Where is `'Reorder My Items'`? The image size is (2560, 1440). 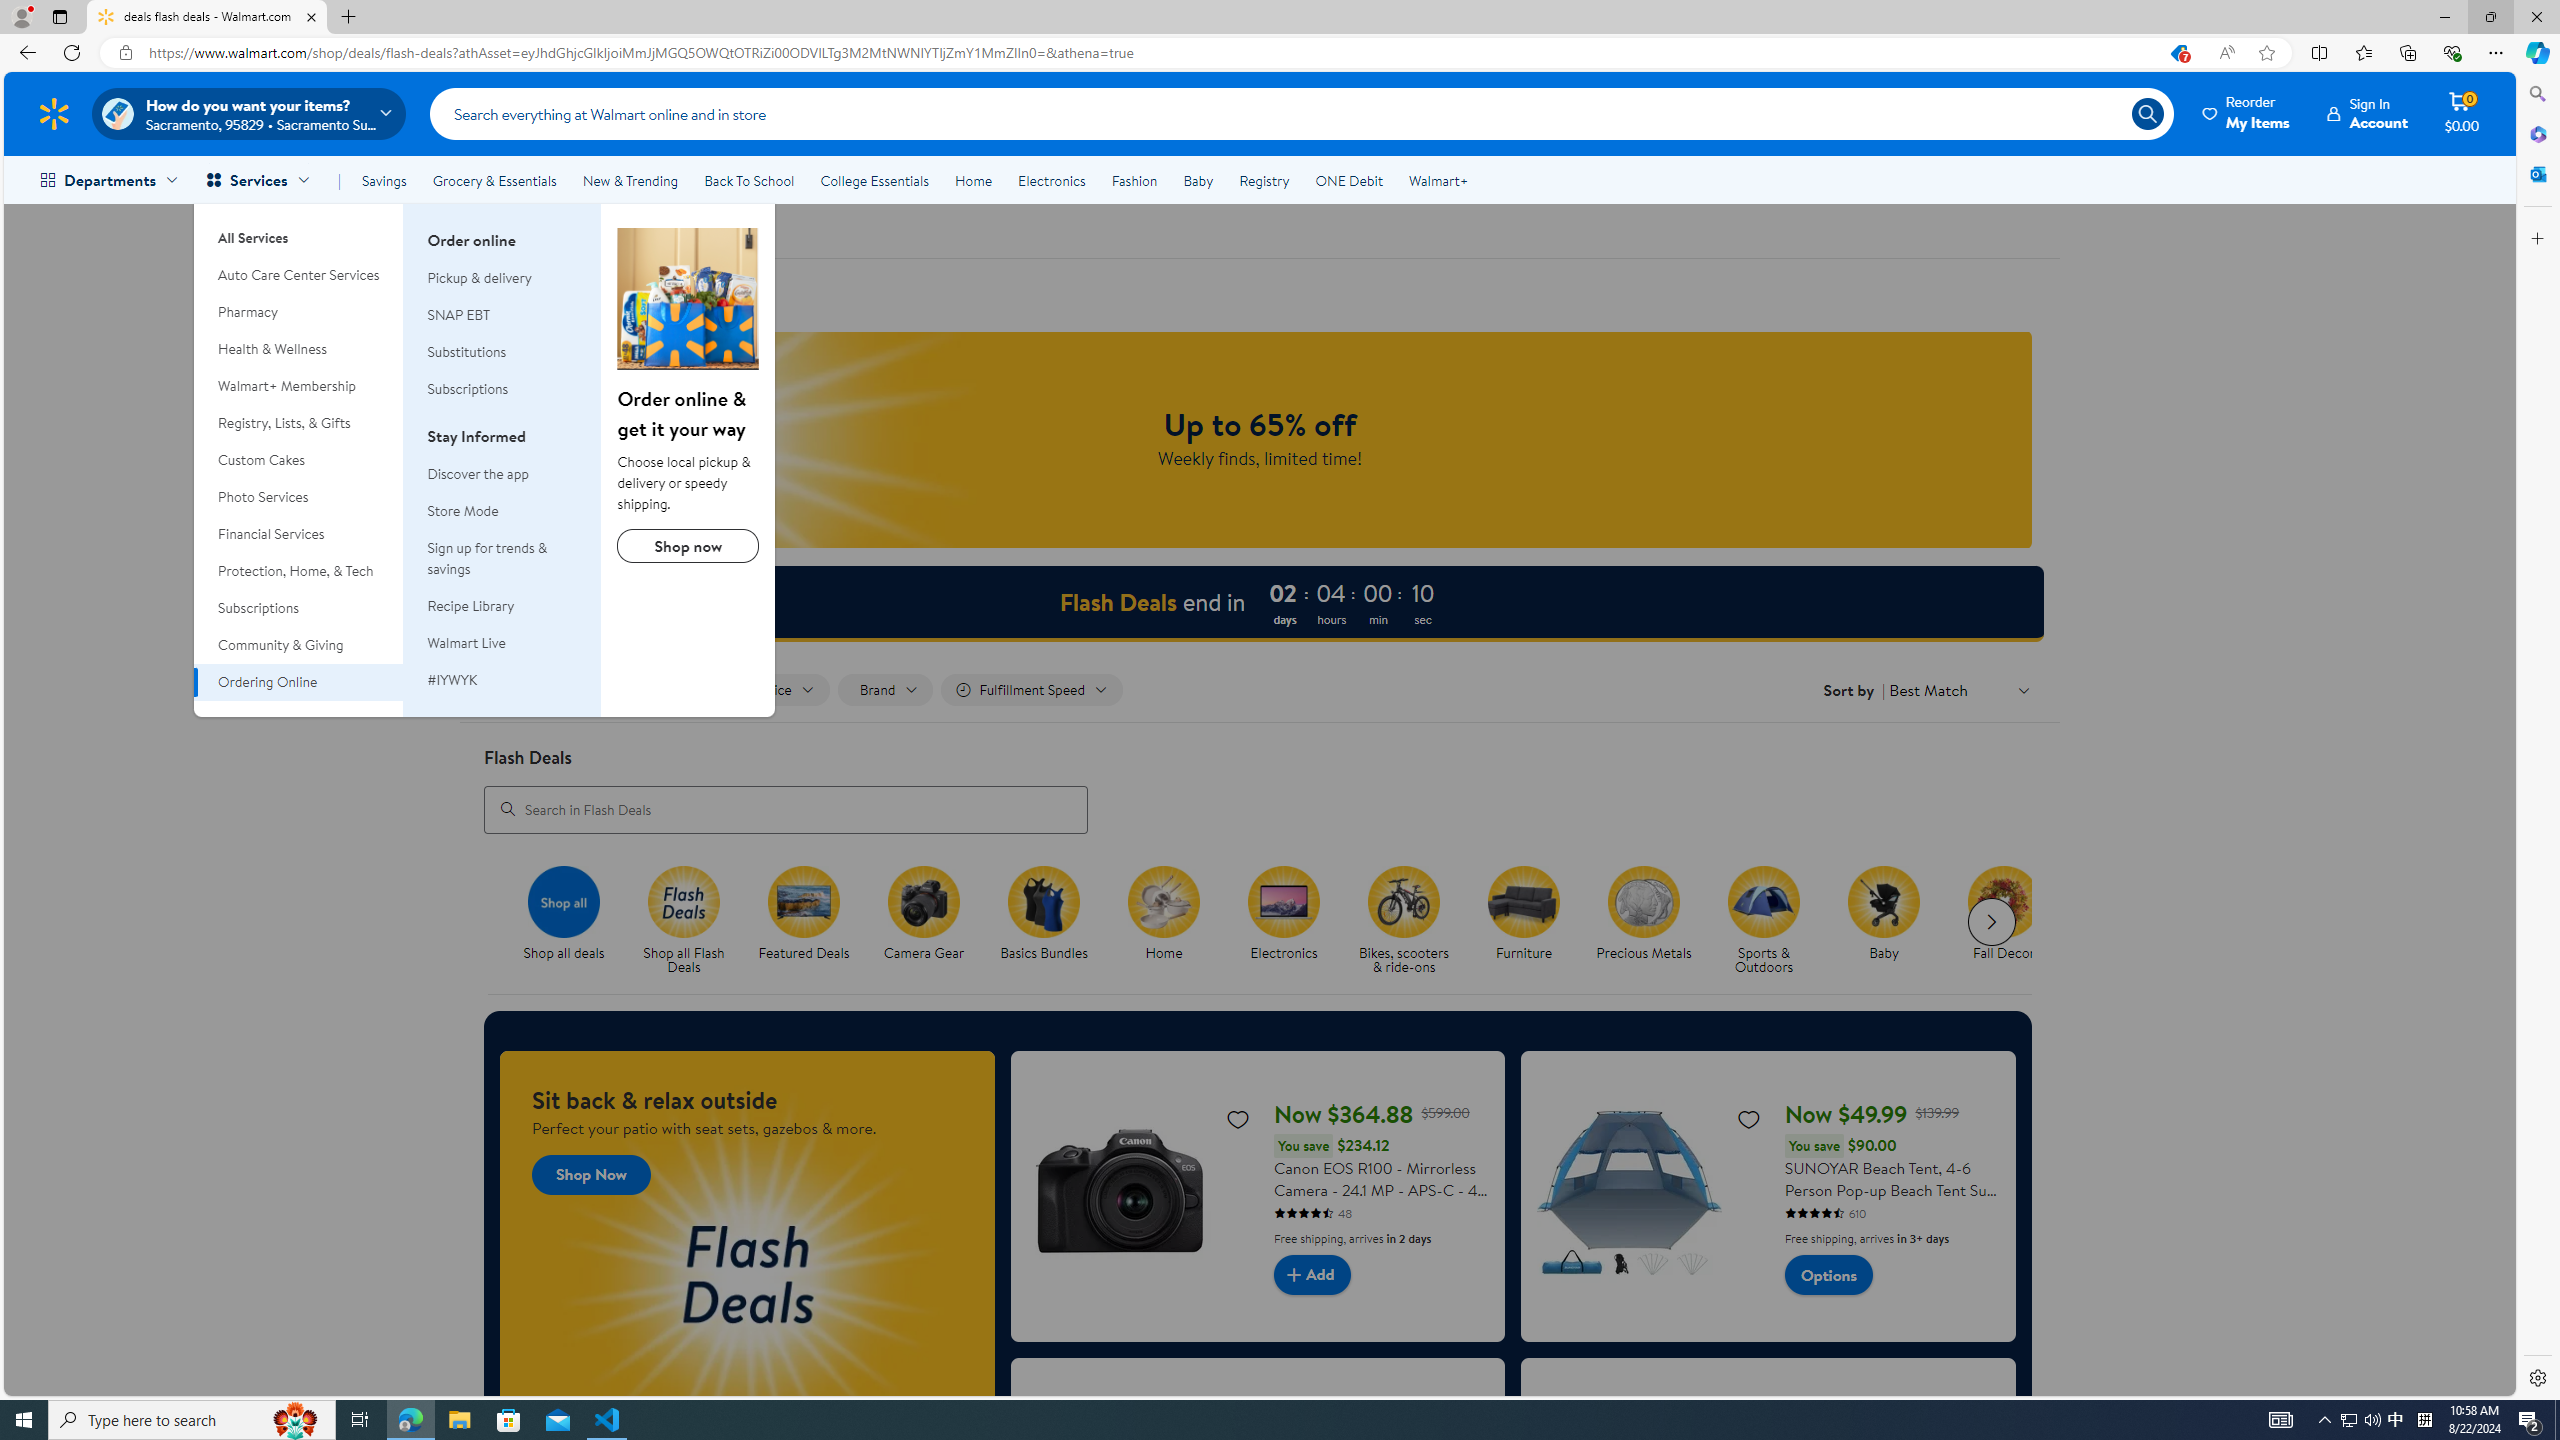
'Reorder My Items' is located at coordinates (2246, 112).